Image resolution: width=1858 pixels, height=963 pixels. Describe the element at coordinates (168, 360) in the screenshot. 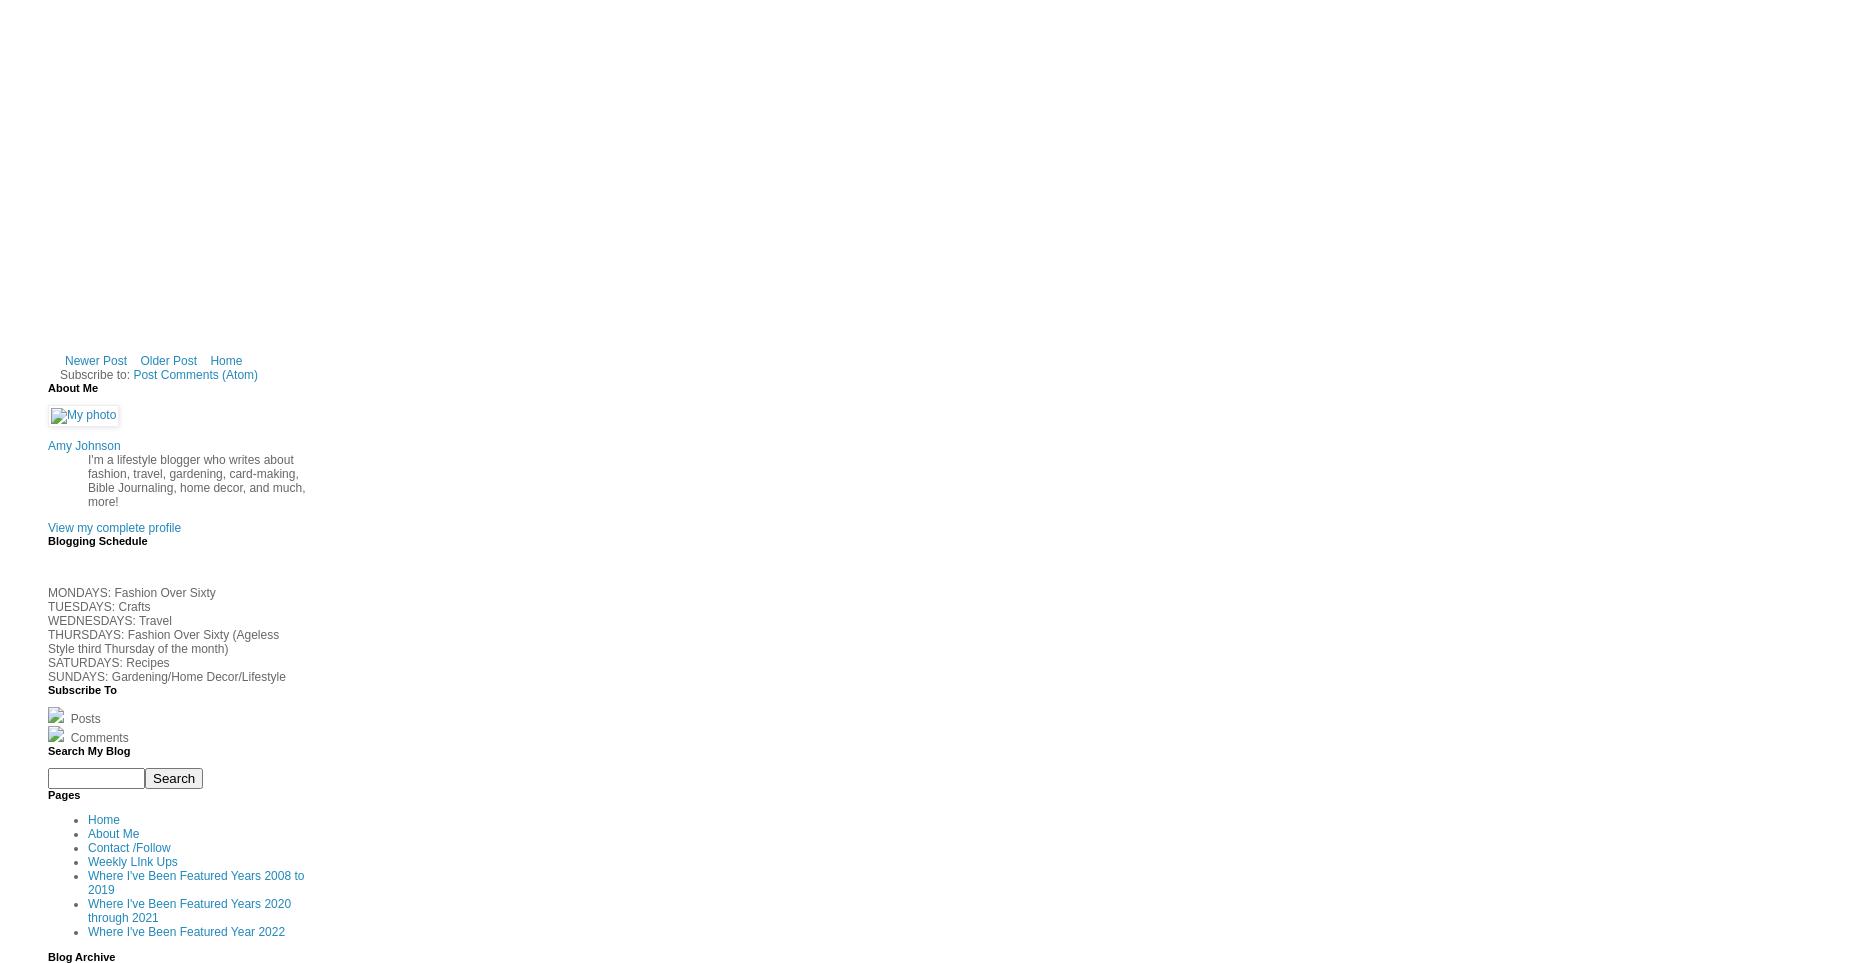

I see `'Older Post'` at that location.